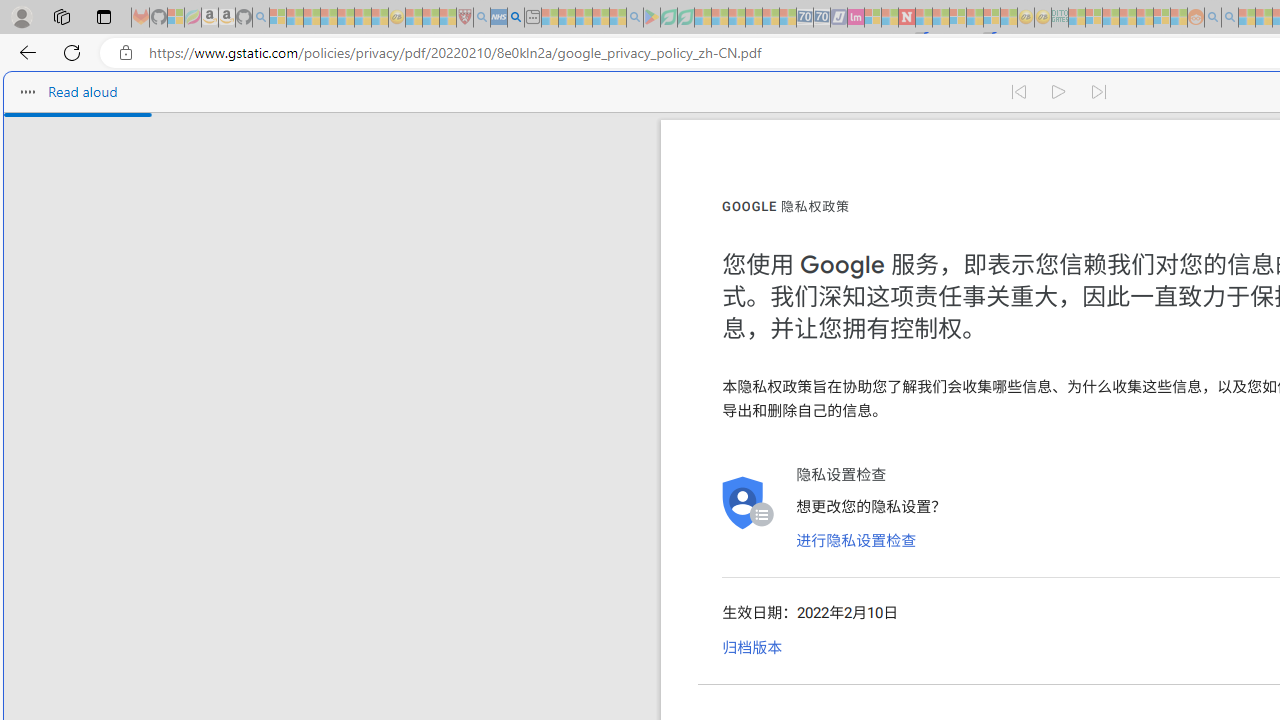  I want to click on 'Utah sues federal government - Search - Sleeping', so click(1229, 17).